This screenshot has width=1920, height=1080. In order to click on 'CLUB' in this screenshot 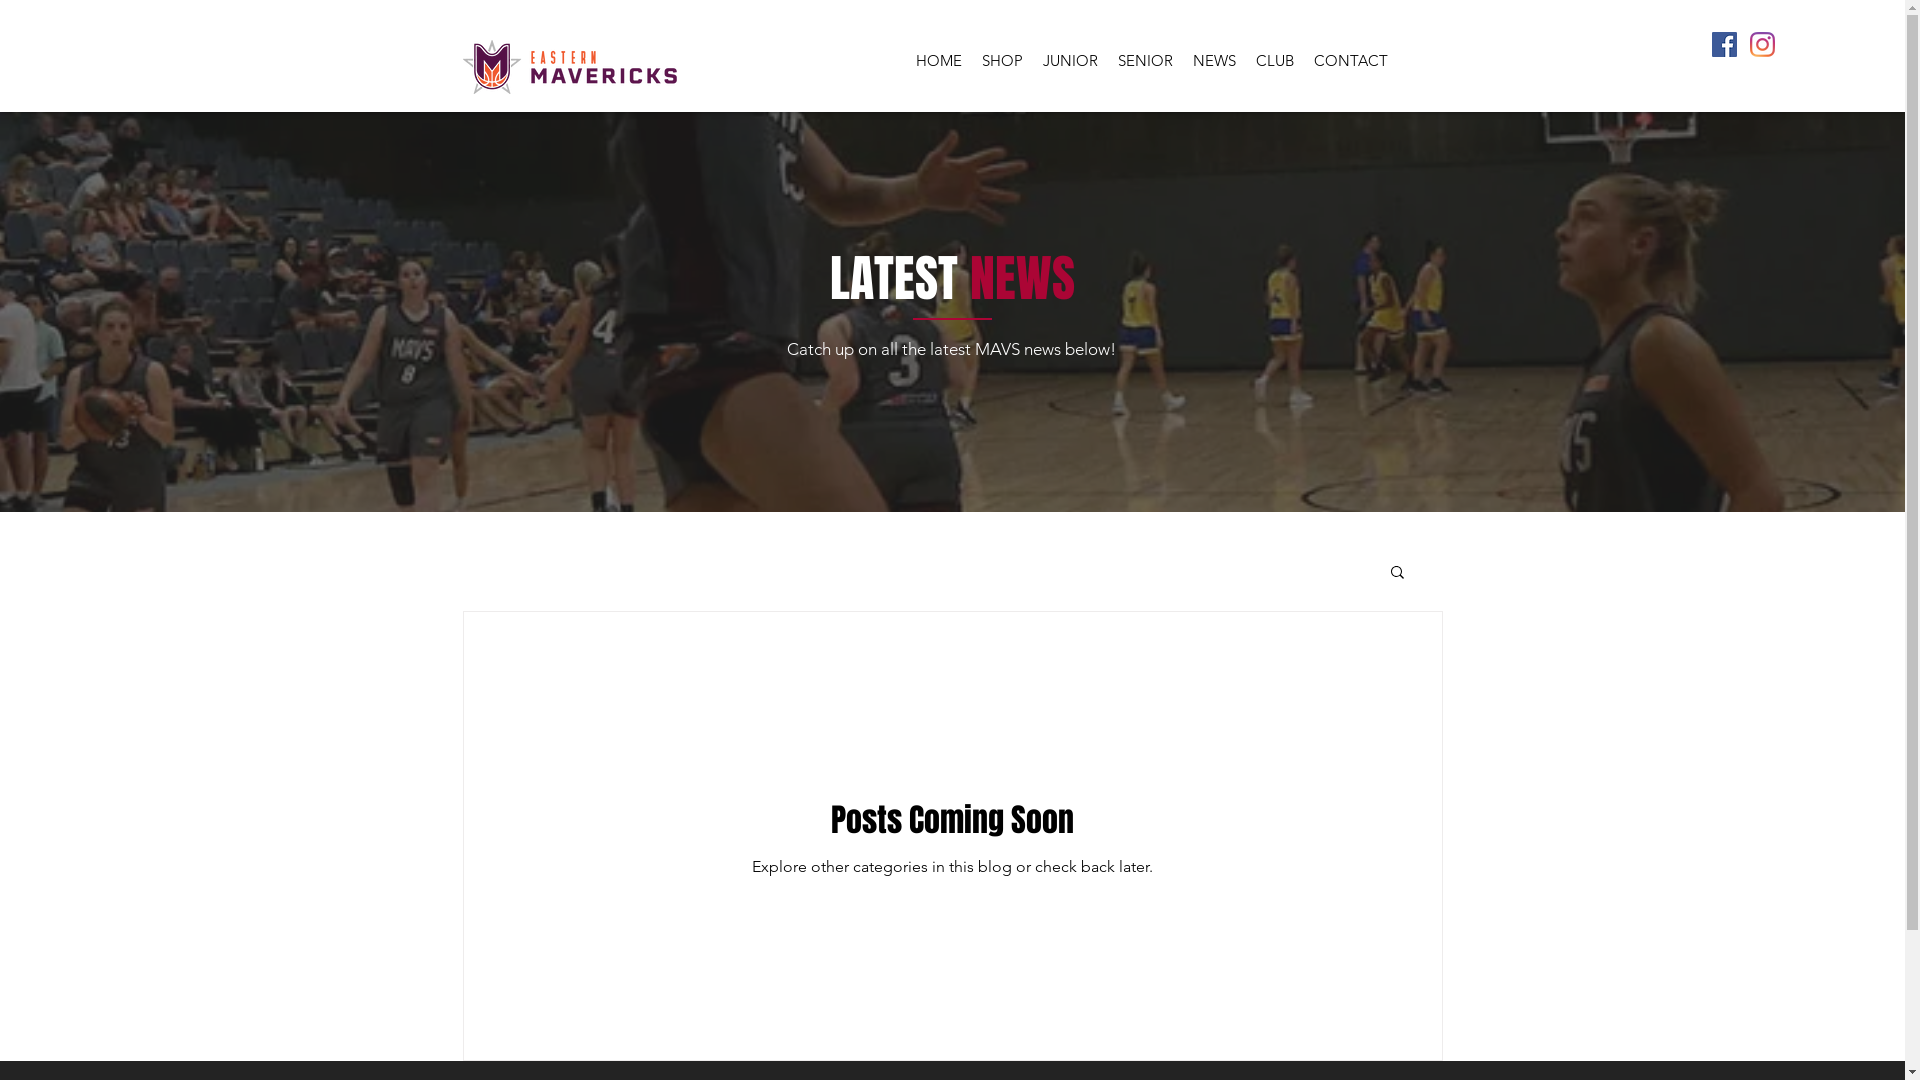, I will do `click(1274, 59)`.